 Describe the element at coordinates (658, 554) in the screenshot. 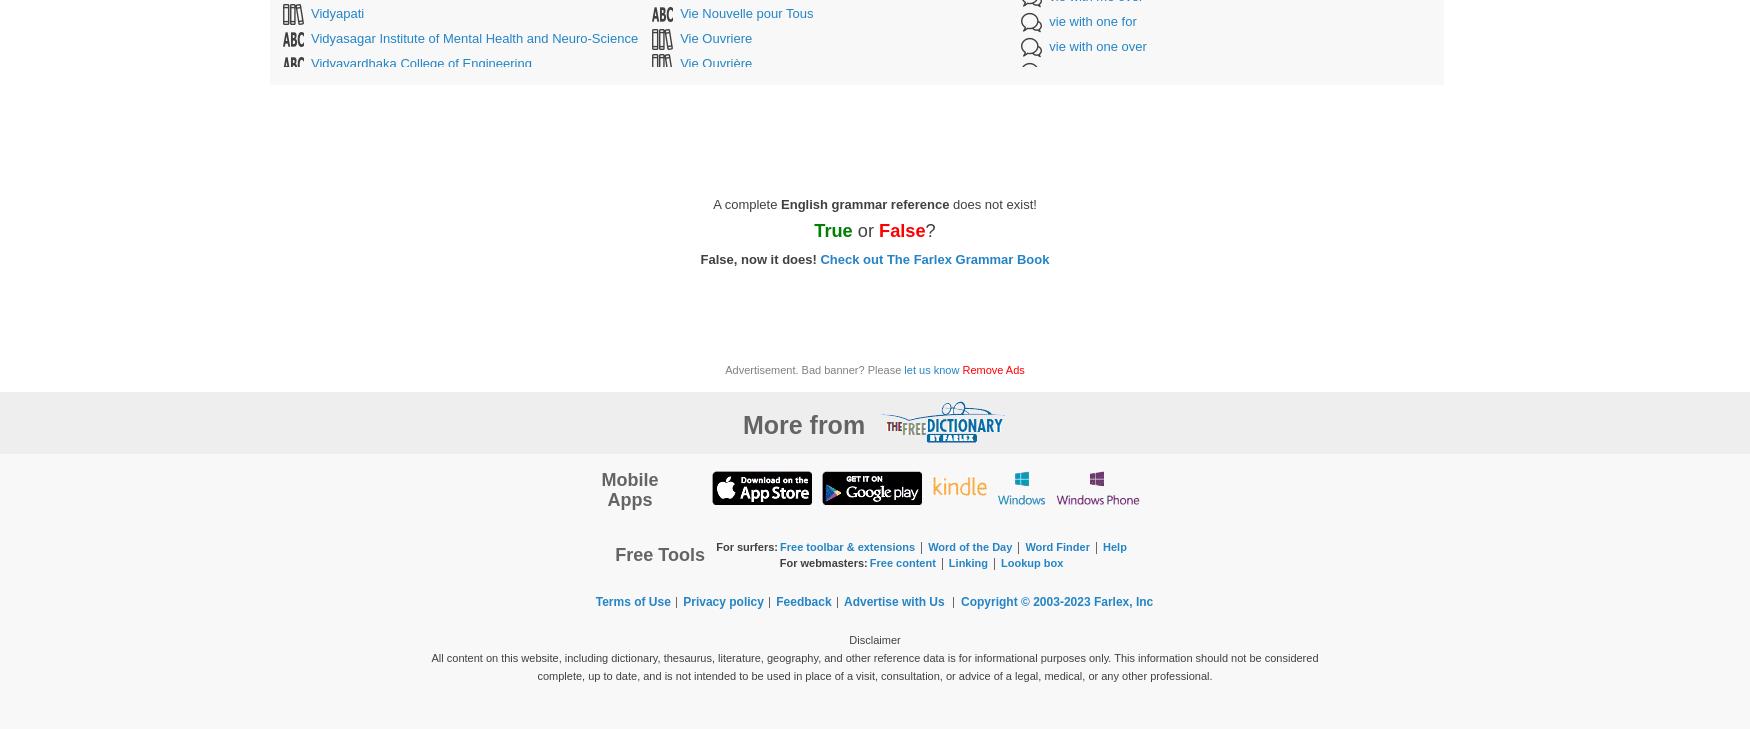

I see `'Free Tools'` at that location.